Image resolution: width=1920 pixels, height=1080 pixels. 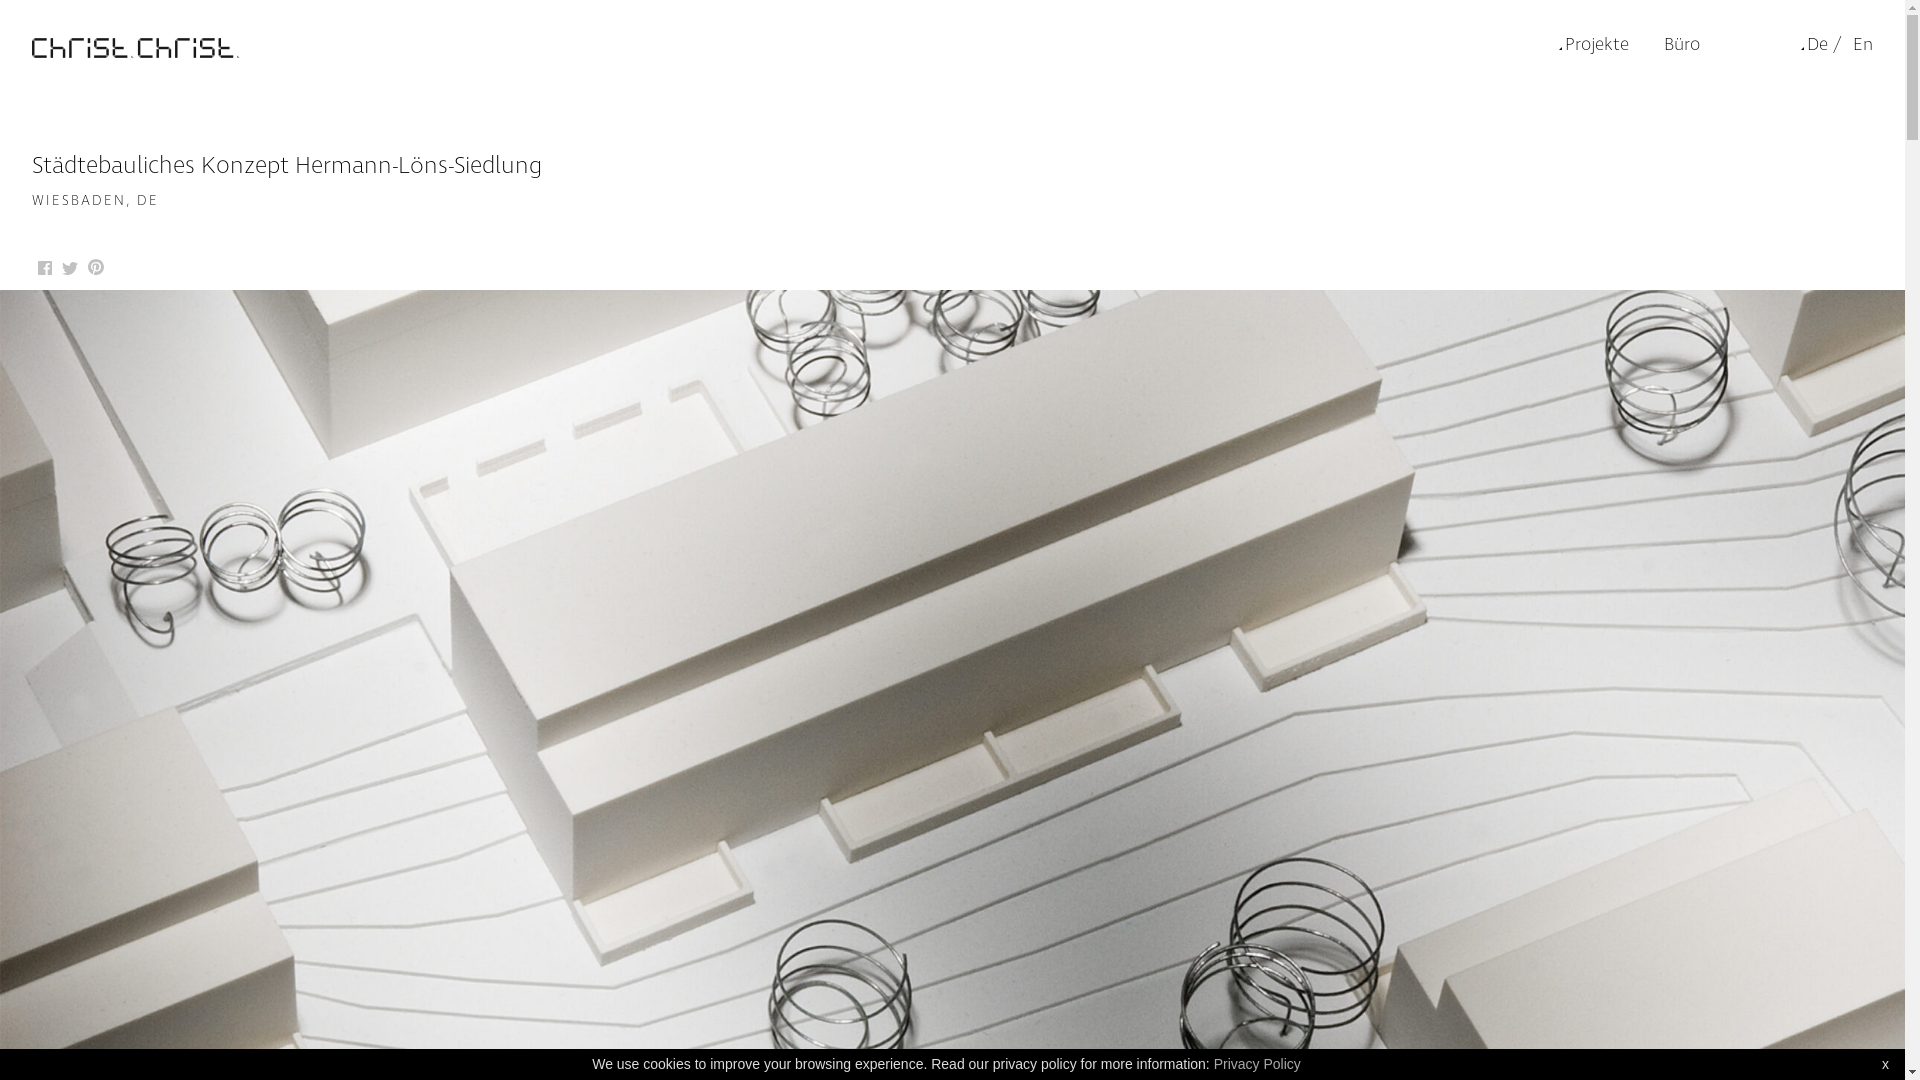 I want to click on 'En', so click(x=1859, y=44).